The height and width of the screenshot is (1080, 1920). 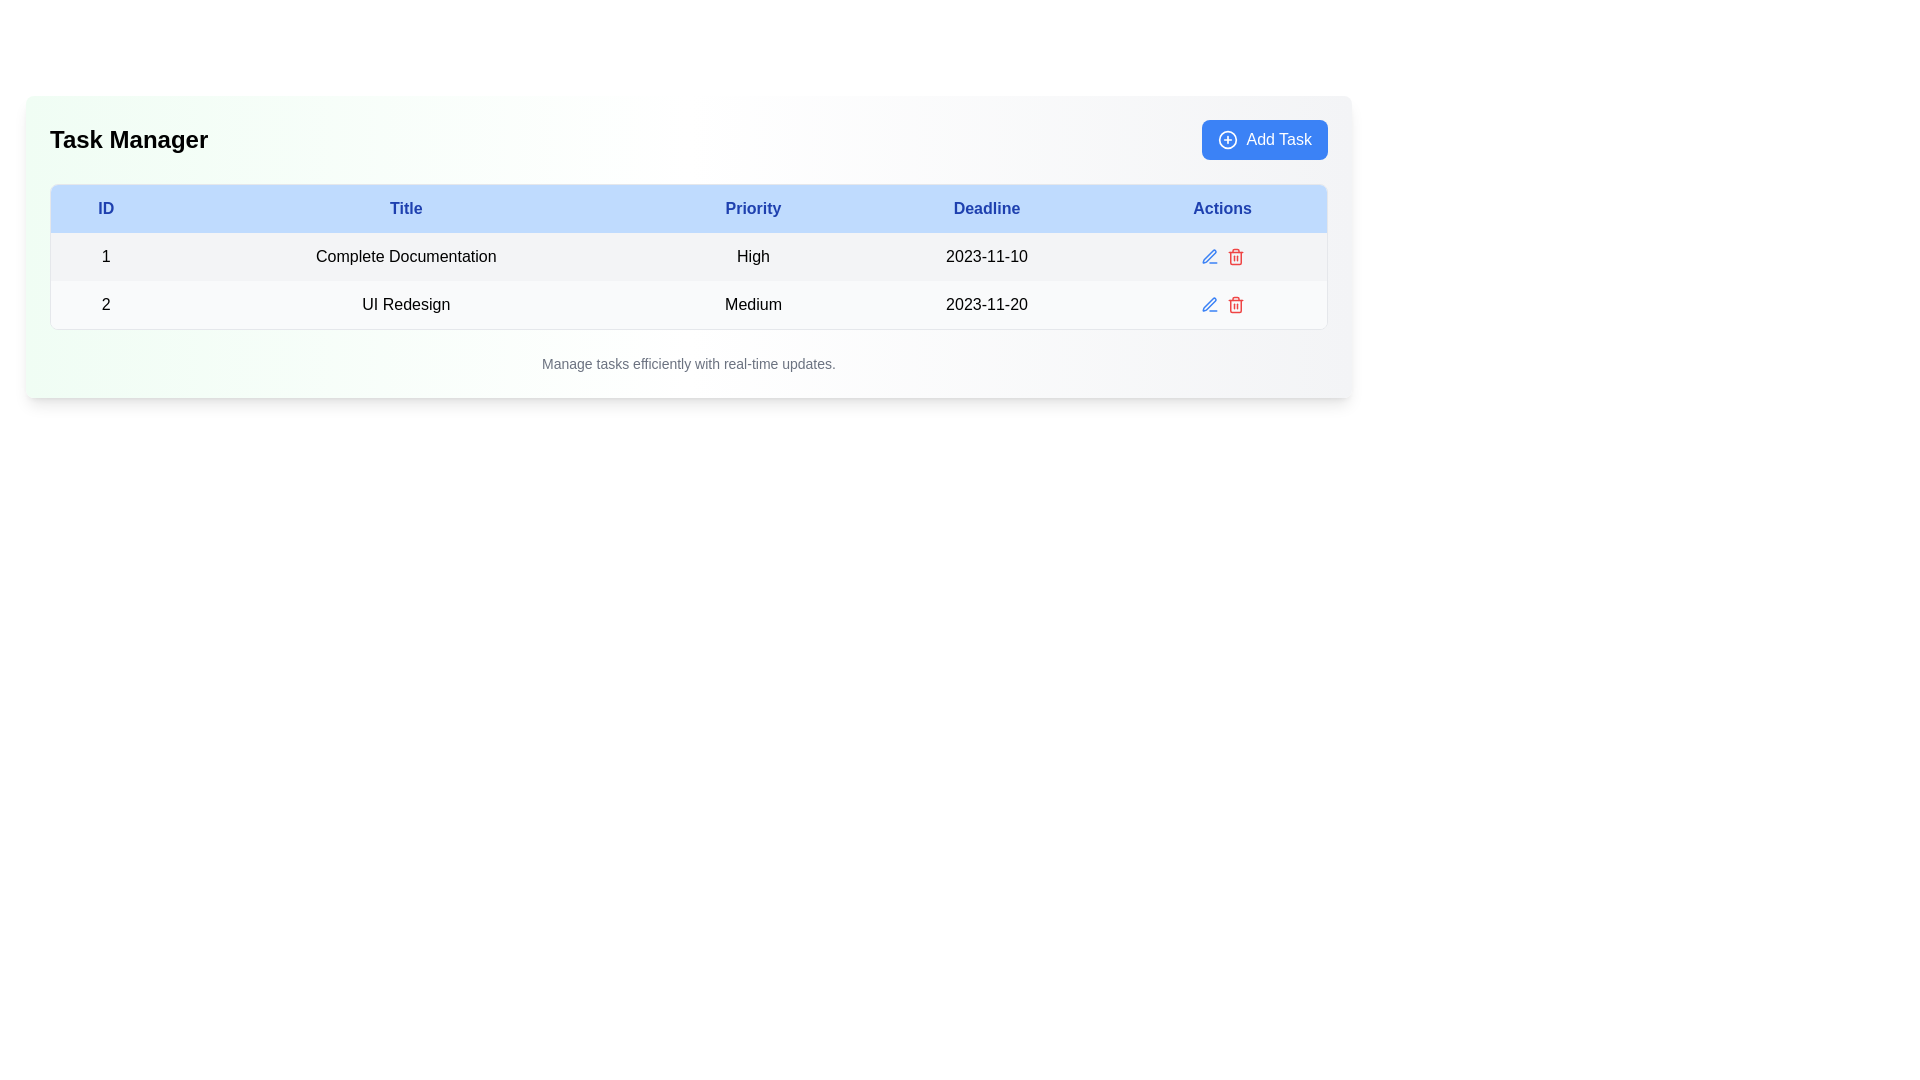 What do you see at coordinates (987, 256) in the screenshot?
I see `the static text displaying the deadline date in the fourth column of the first row of the table, aligned with 'High' priority and 'Complete Documentation' title` at bounding box center [987, 256].